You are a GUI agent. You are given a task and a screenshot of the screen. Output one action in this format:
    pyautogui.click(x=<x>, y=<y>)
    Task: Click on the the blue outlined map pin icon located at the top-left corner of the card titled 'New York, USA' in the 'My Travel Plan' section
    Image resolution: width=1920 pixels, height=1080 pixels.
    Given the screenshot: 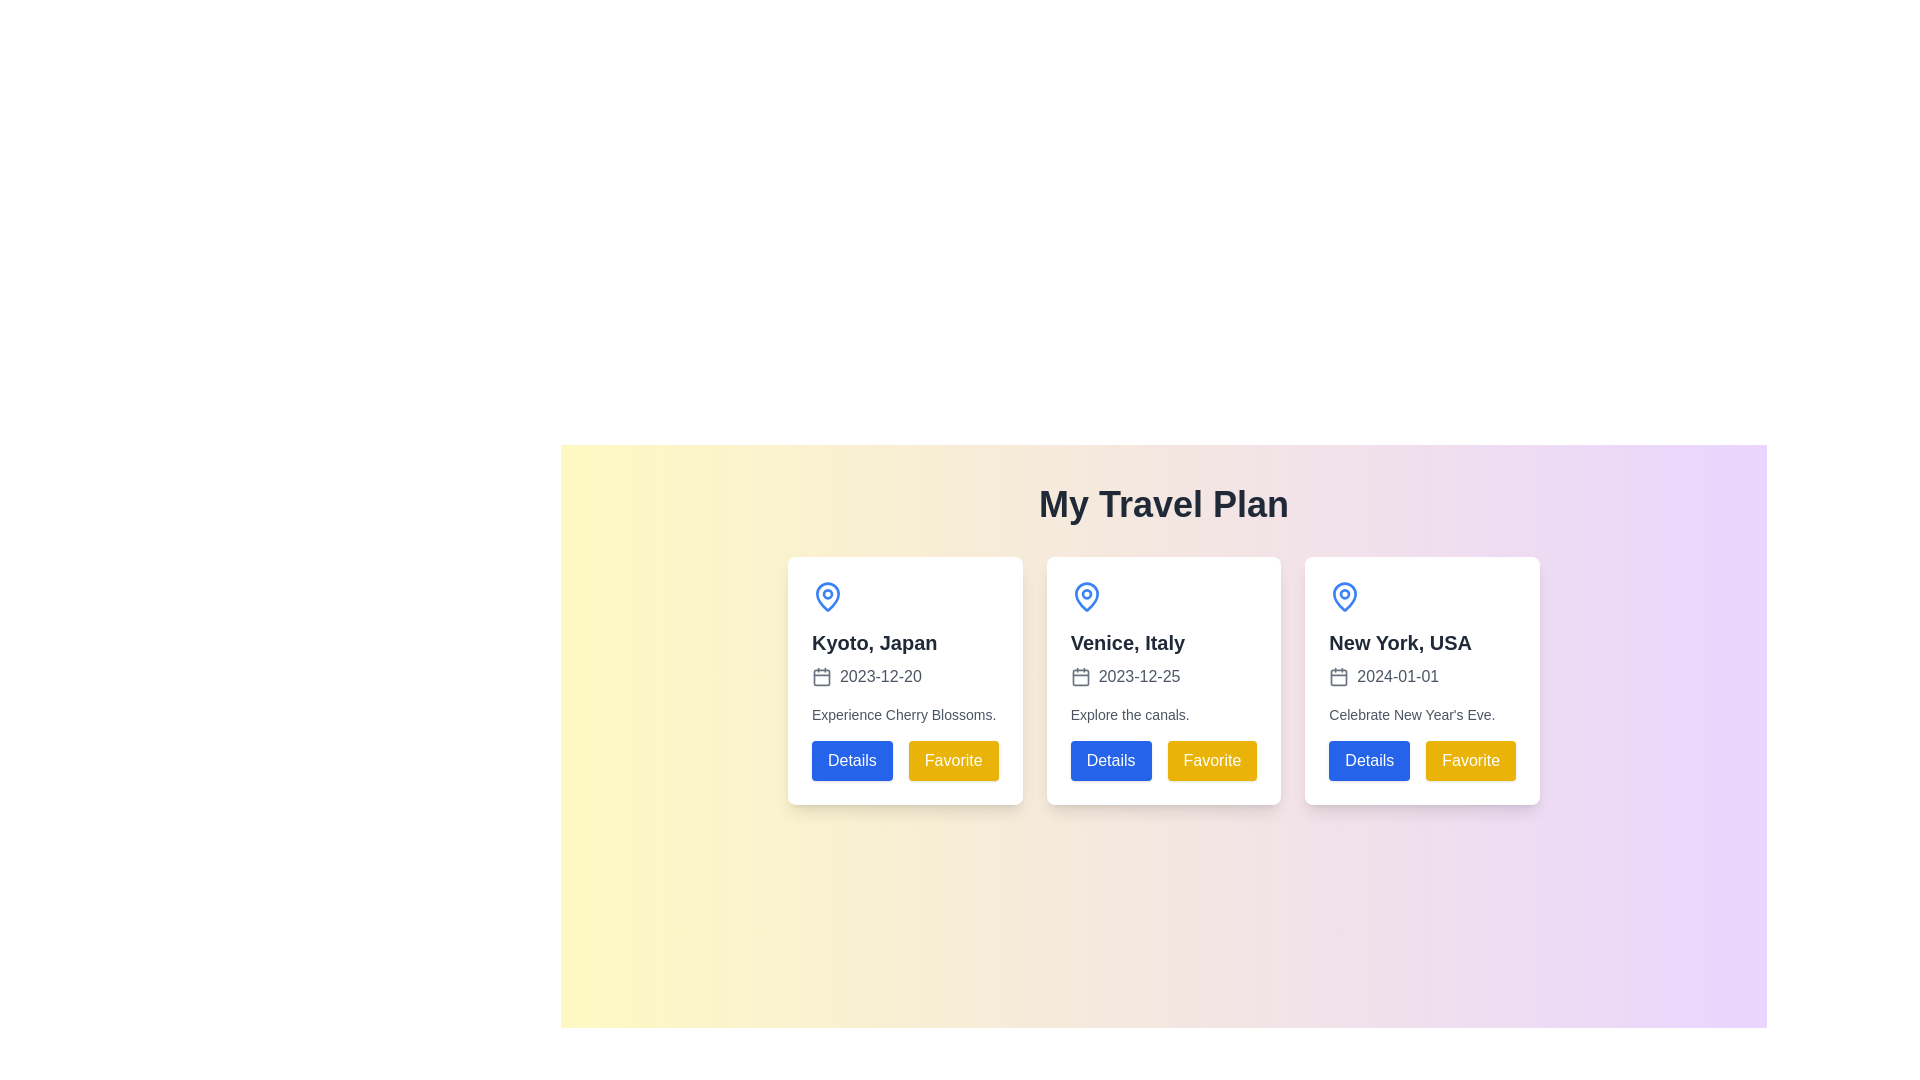 What is the action you would take?
    pyautogui.click(x=1345, y=596)
    